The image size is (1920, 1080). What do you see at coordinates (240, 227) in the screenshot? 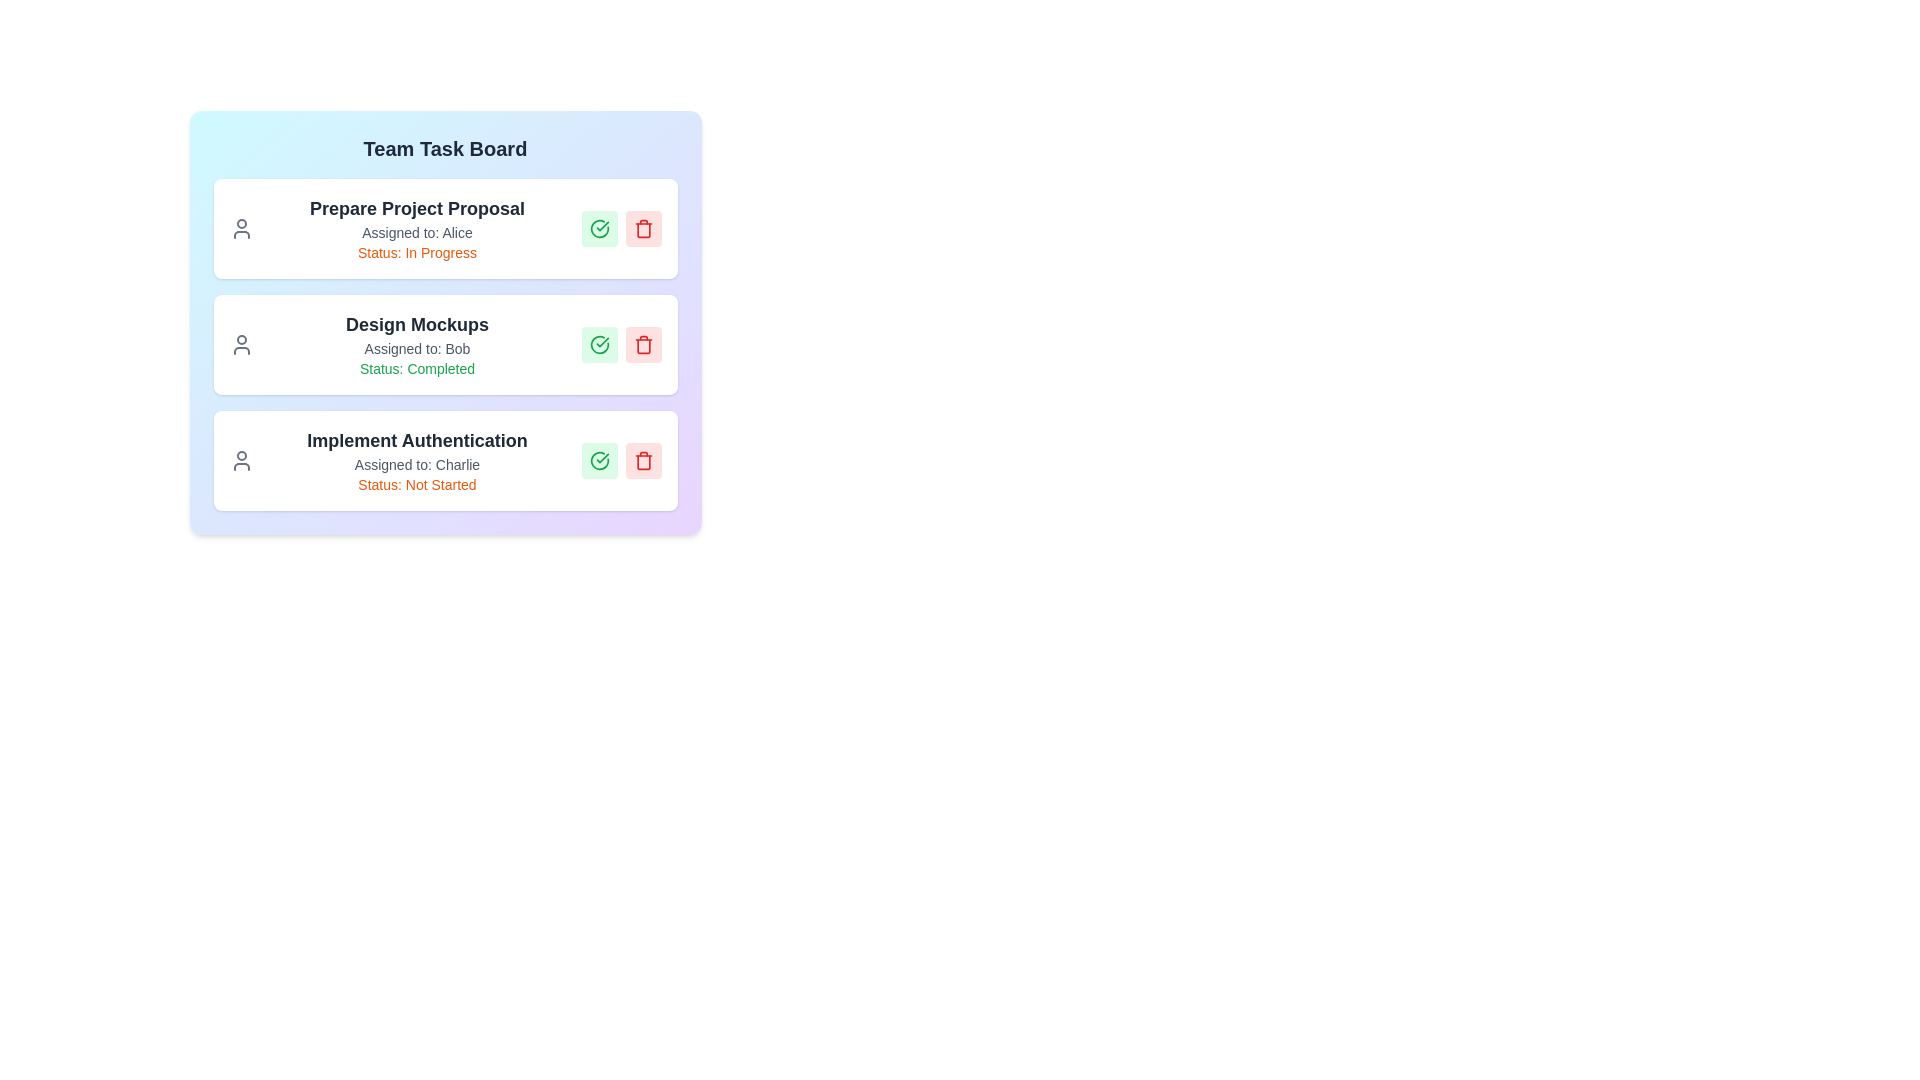
I see `the user icon next to the task titled 'Prepare Project Proposal'` at bounding box center [240, 227].